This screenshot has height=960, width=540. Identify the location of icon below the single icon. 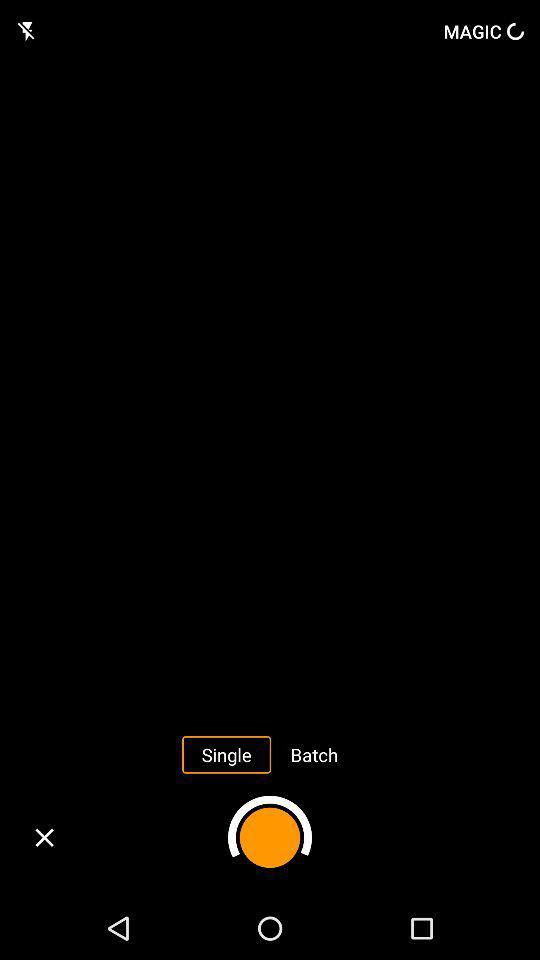
(270, 837).